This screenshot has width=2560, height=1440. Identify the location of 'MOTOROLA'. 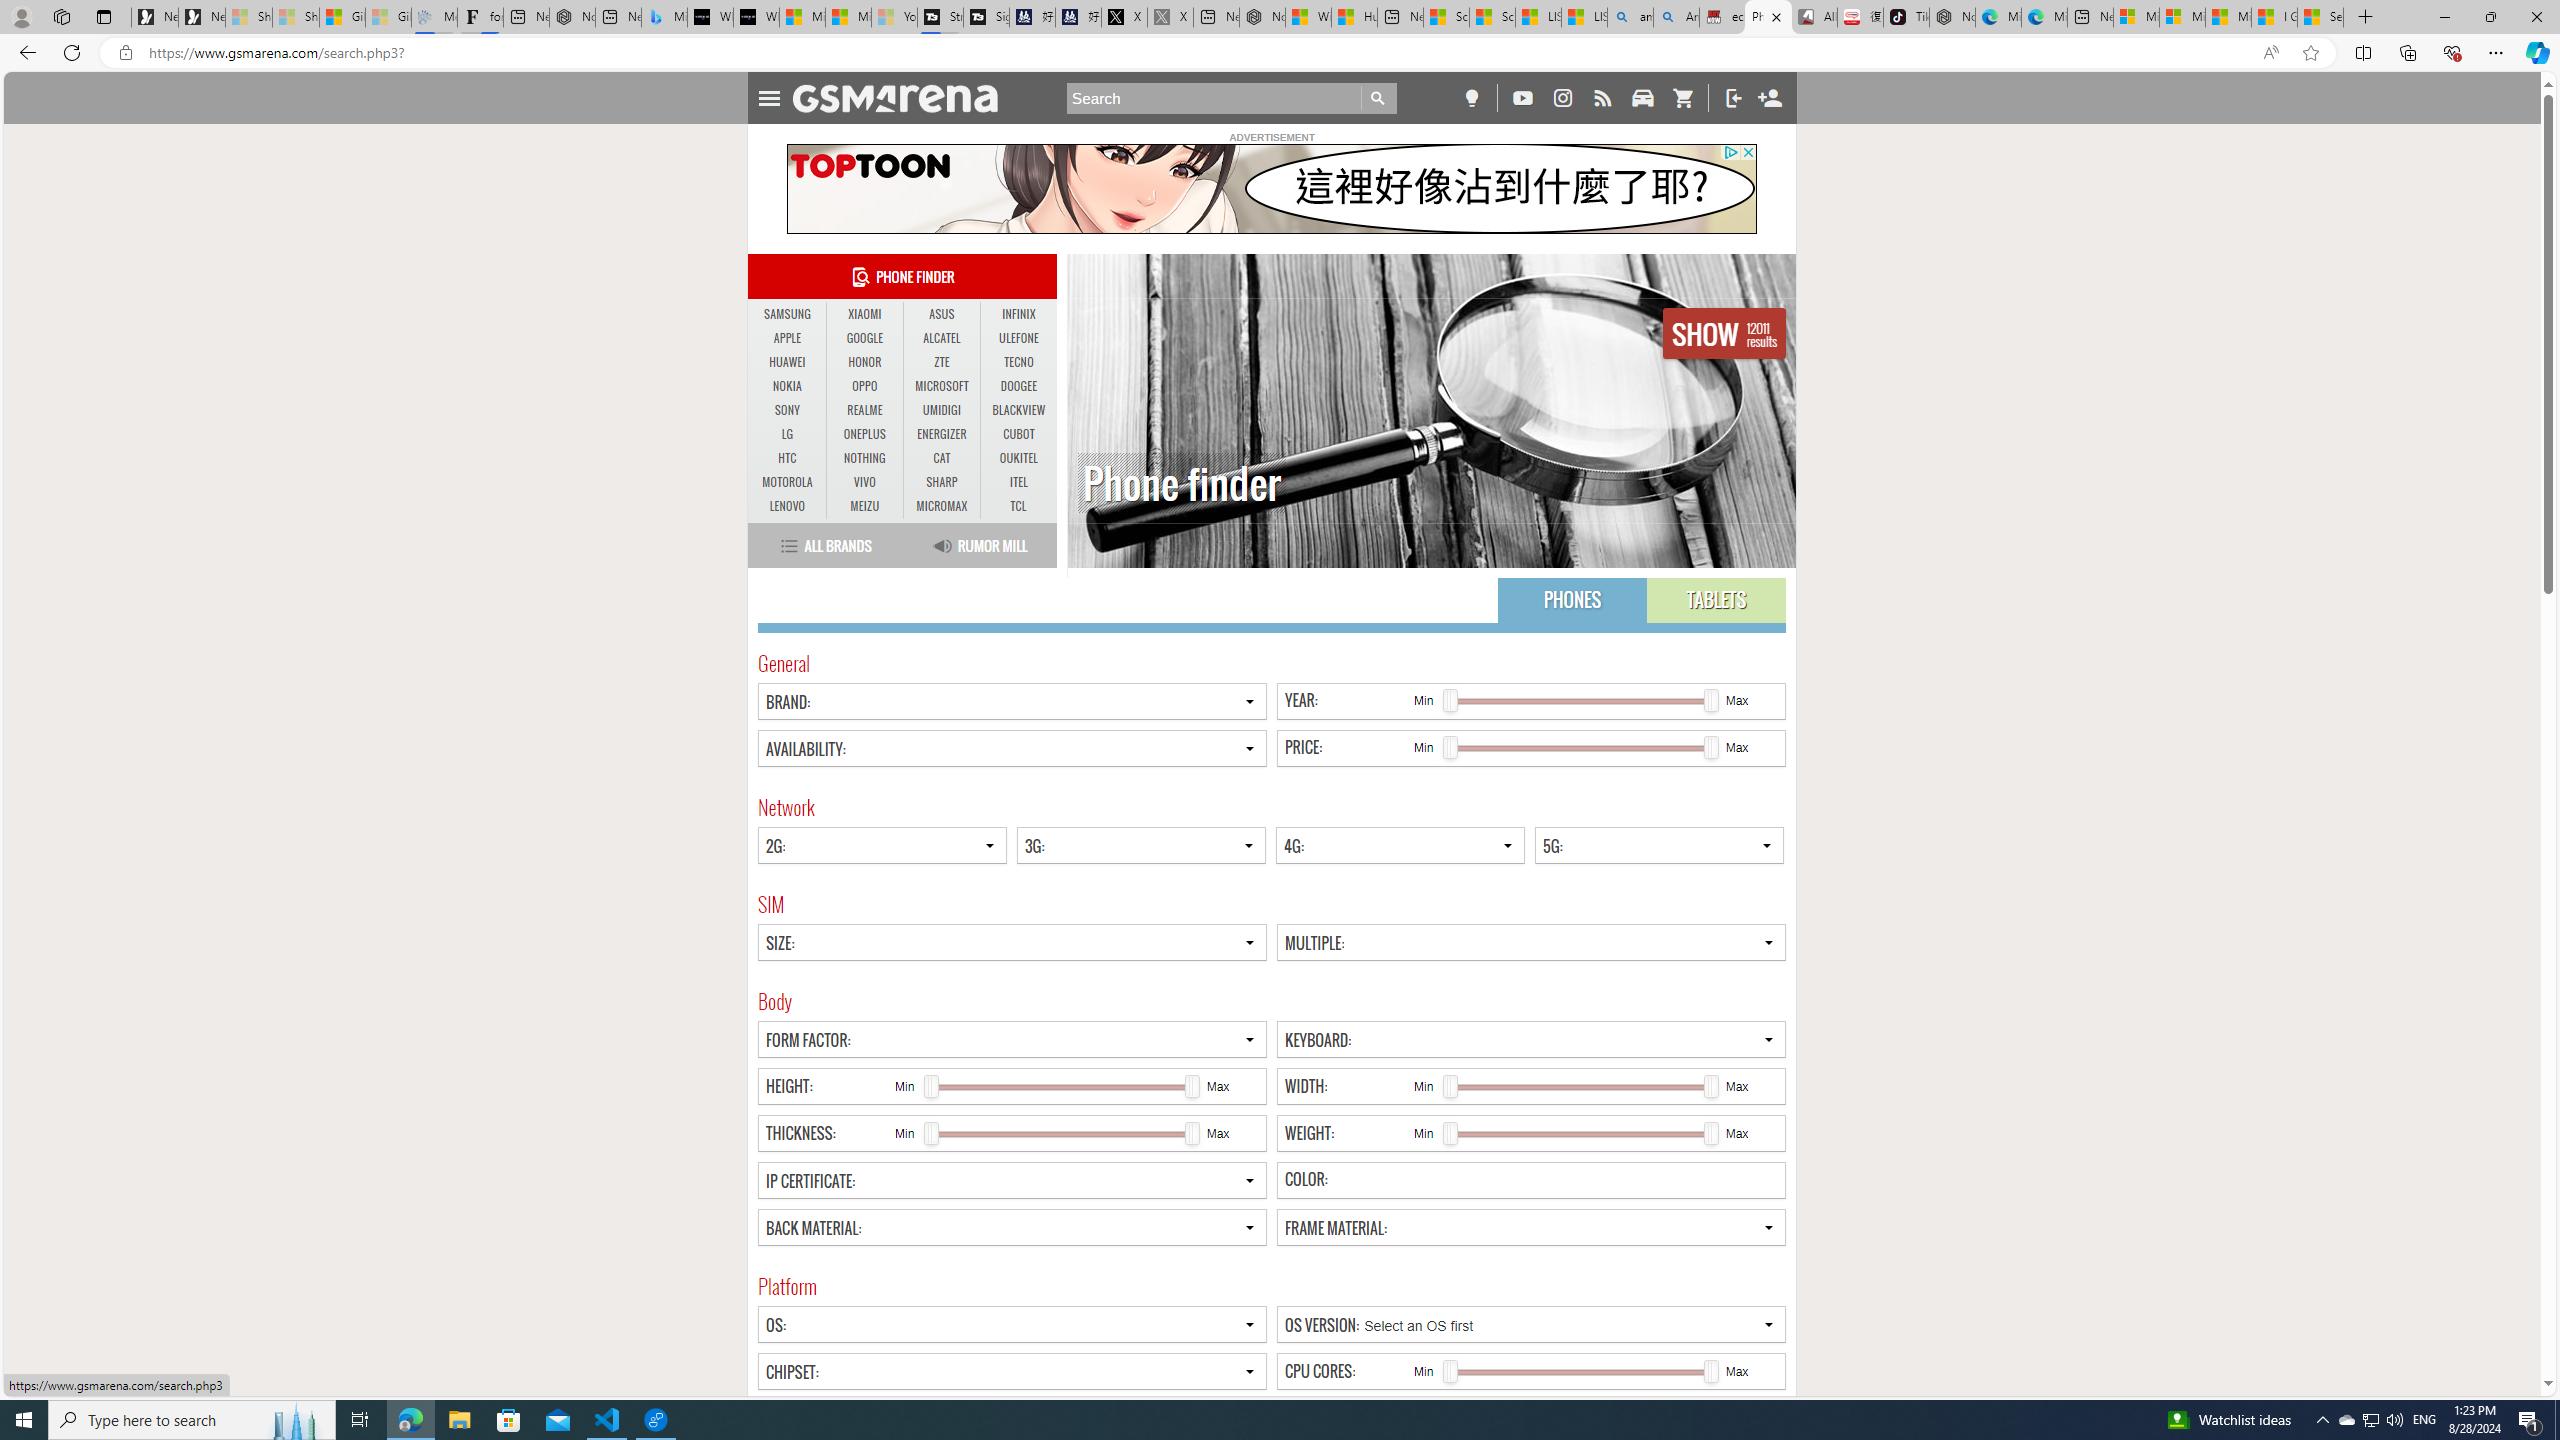
(787, 482).